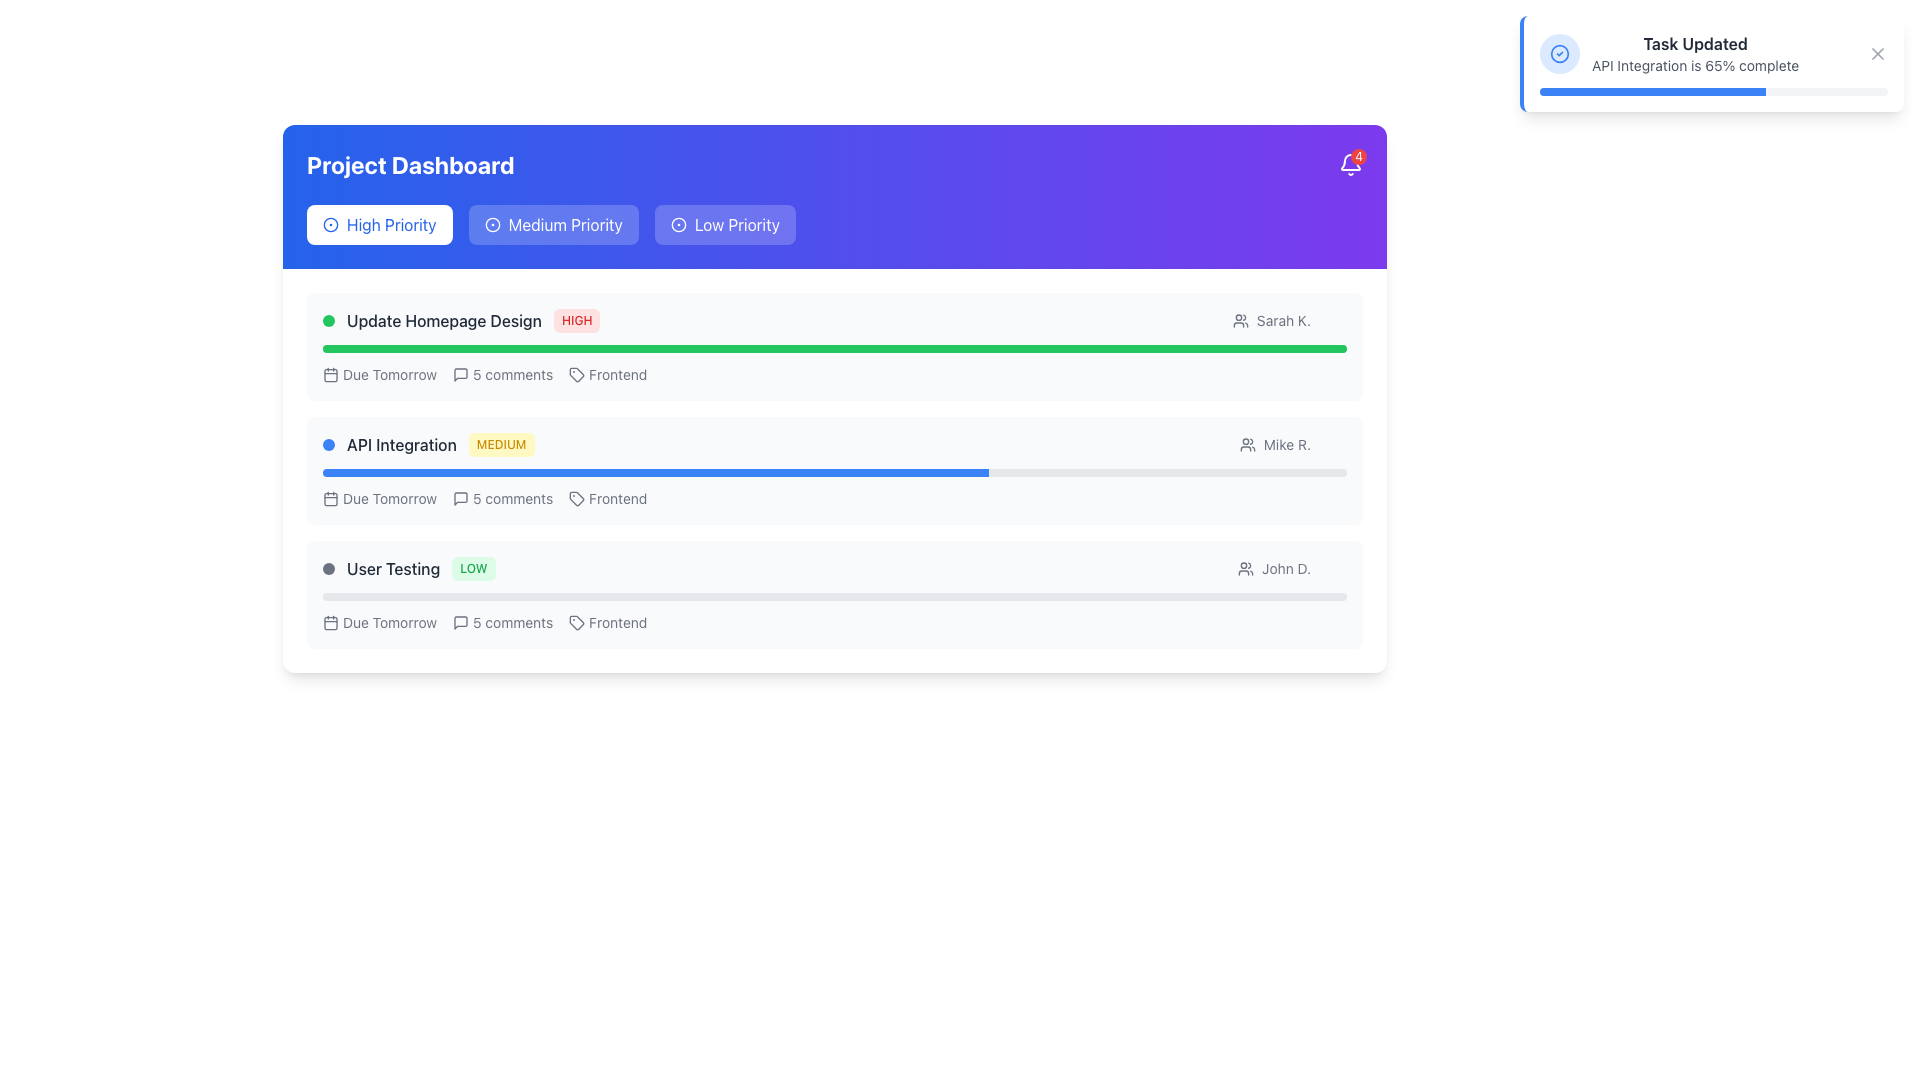 This screenshot has height=1080, width=1920. What do you see at coordinates (607, 497) in the screenshot?
I see `label of the Tag component located in the 'API Integration' row, which indicates the task is related to the frontend domain` at bounding box center [607, 497].